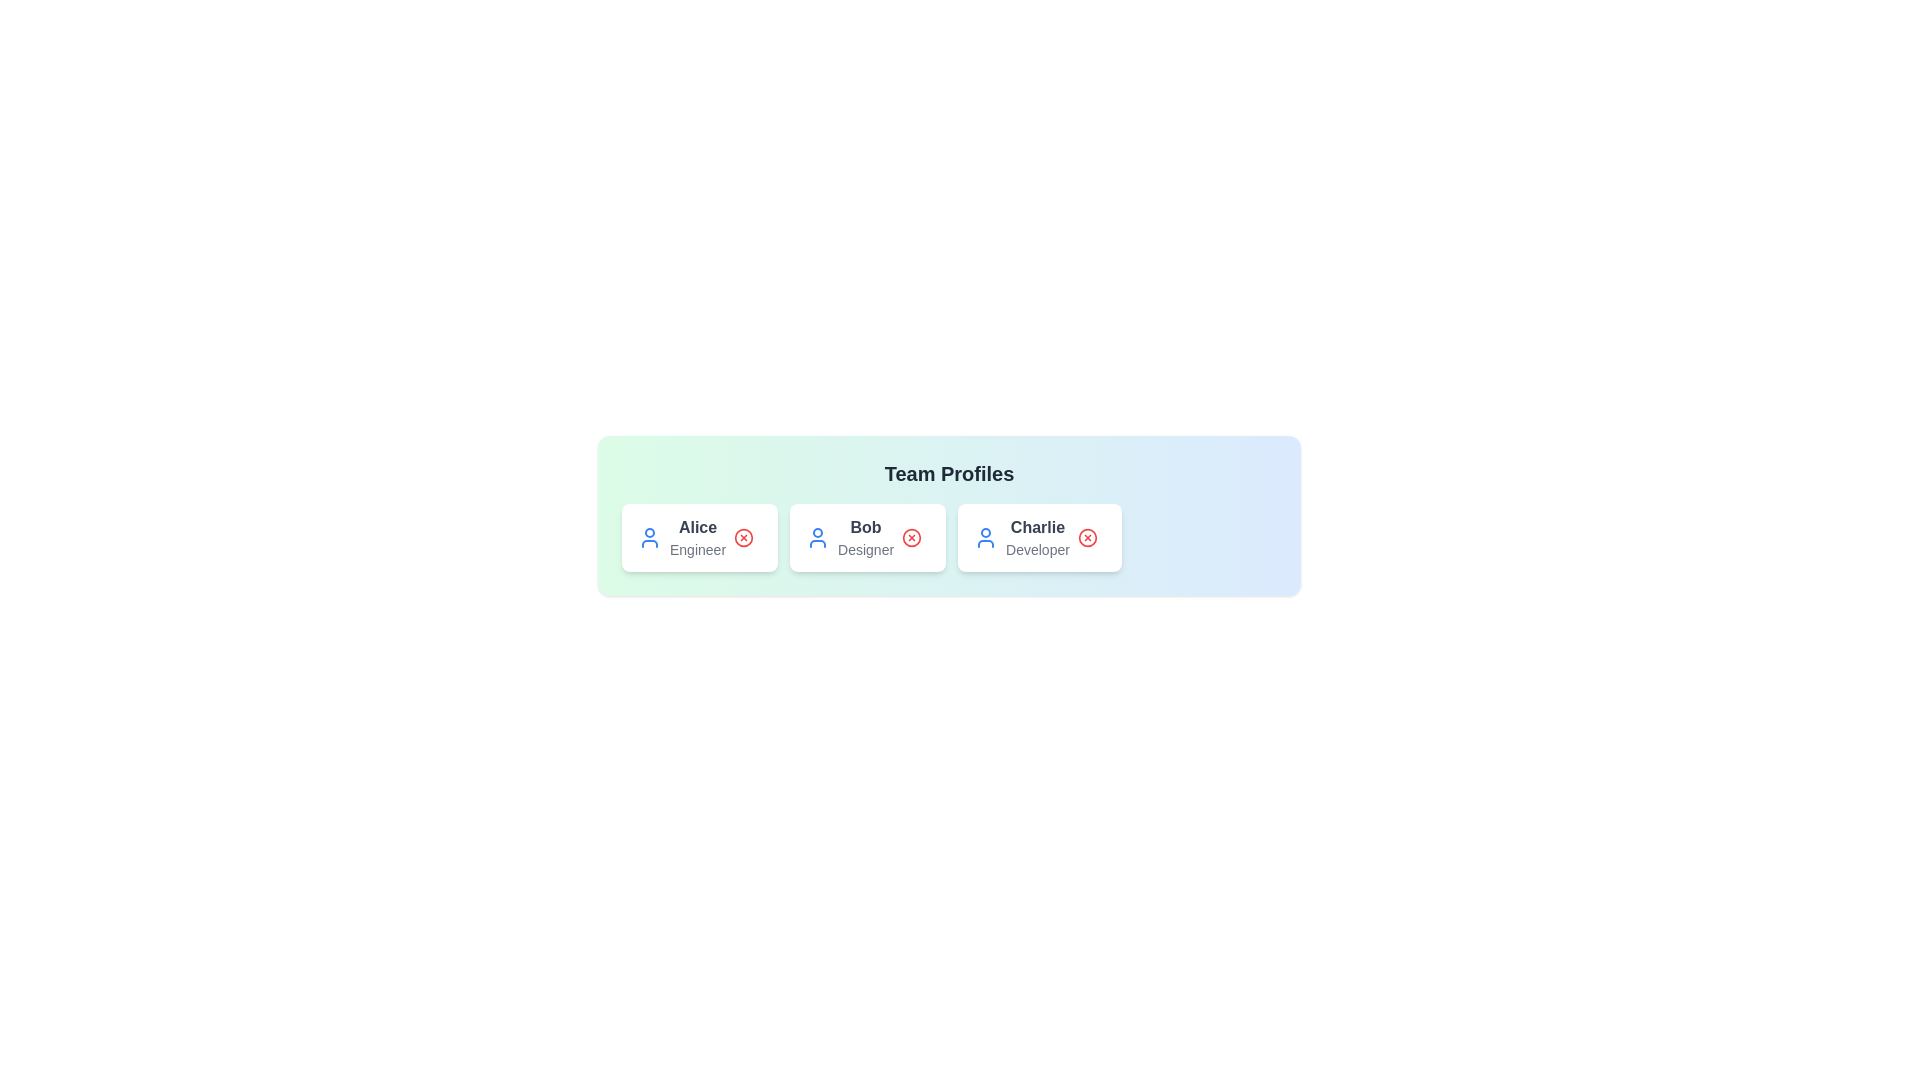 This screenshot has width=1920, height=1080. I want to click on remove button for the profile named Alice, so click(743, 536).